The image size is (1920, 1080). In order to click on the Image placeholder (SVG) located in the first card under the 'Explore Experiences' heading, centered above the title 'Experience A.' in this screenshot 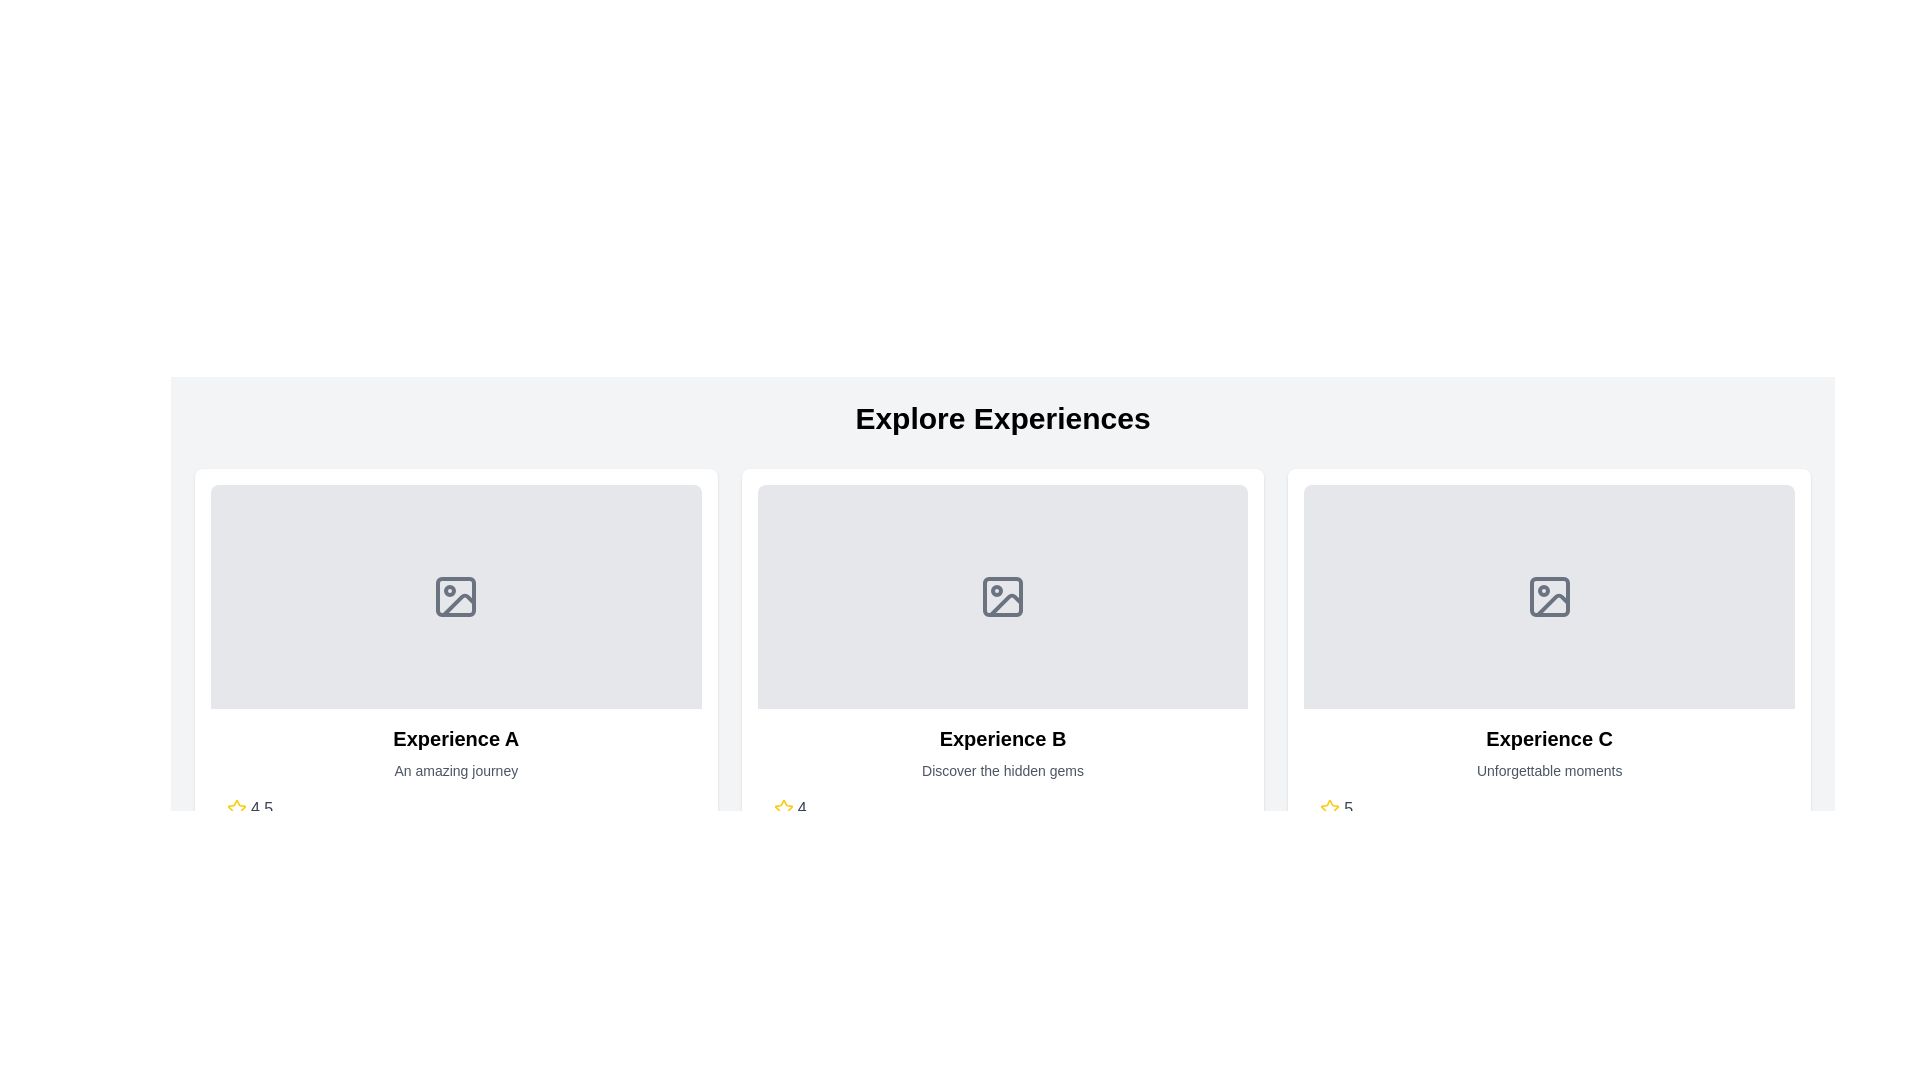, I will do `click(455, 596)`.